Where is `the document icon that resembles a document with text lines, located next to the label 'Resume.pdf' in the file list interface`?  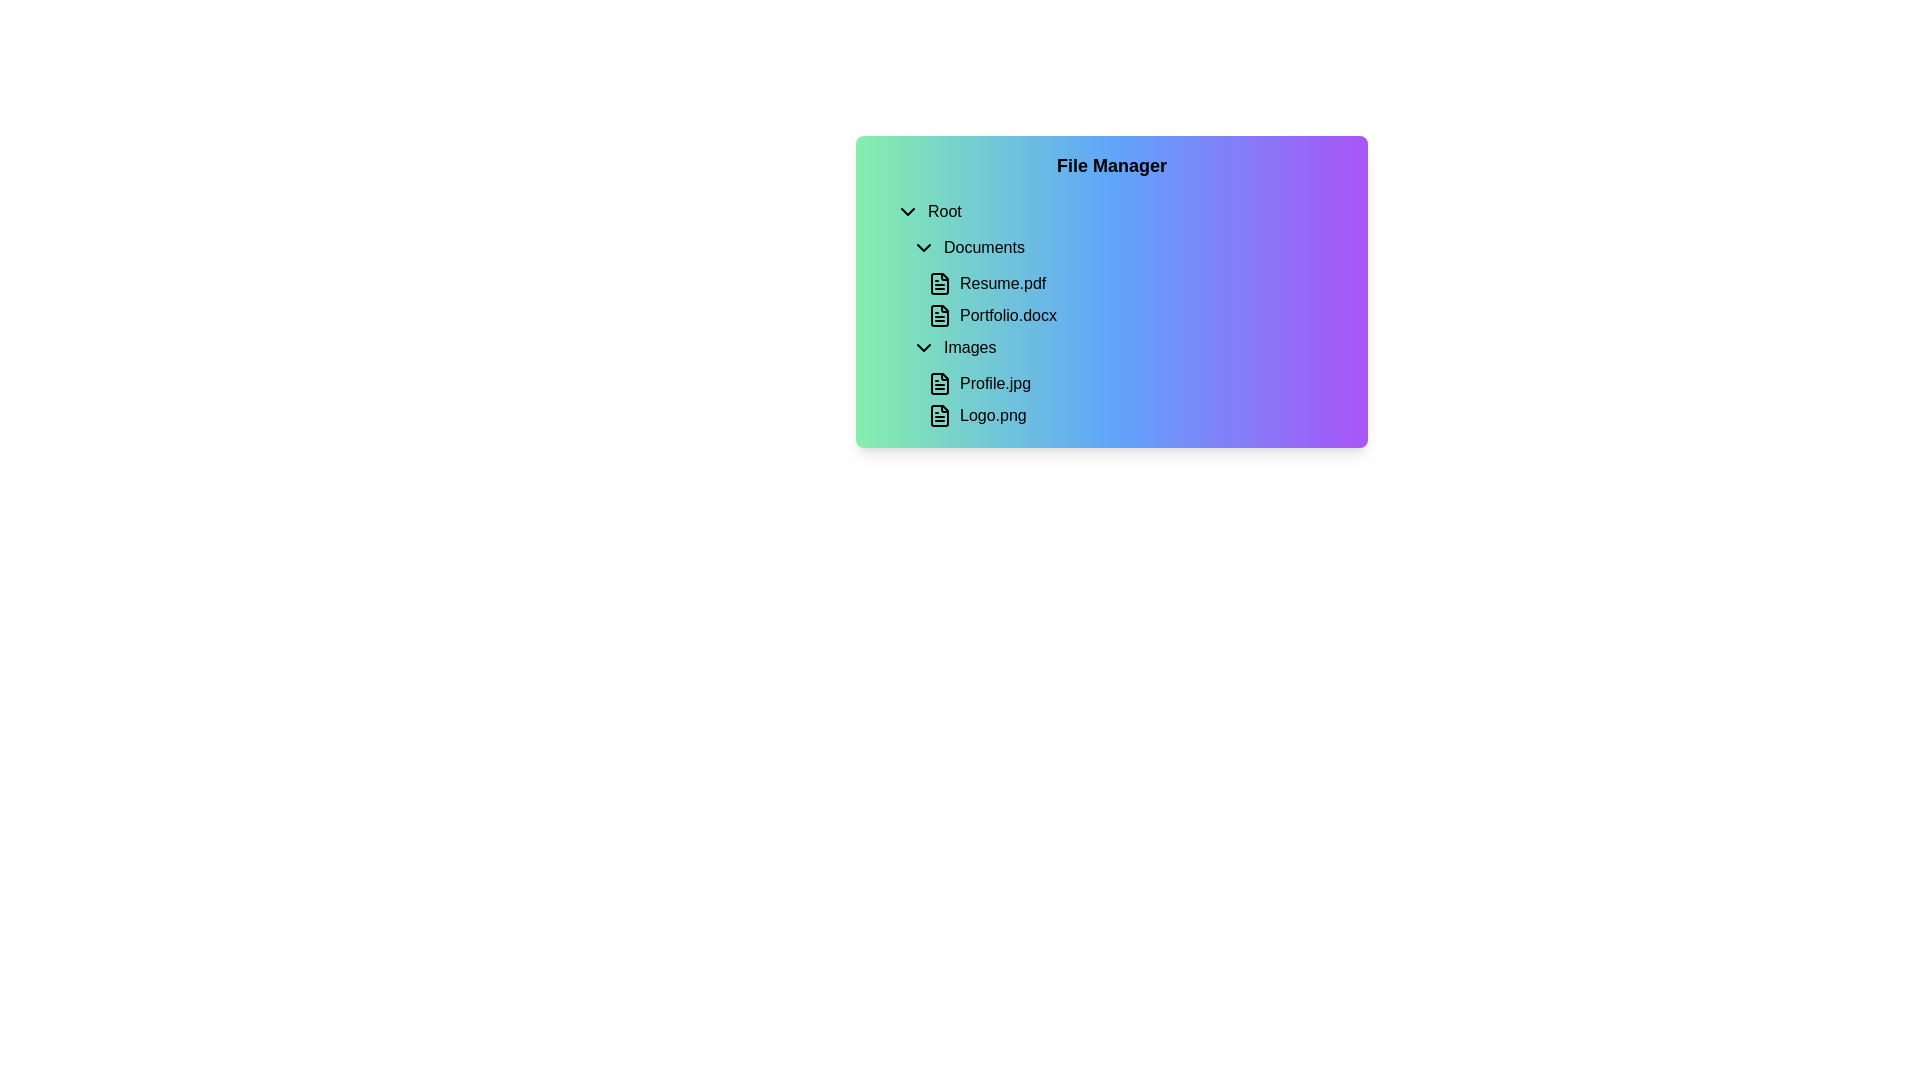 the document icon that resembles a document with text lines, located next to the label 'Resume.pdf' in the file list interface is located at coordinates (939, 284).